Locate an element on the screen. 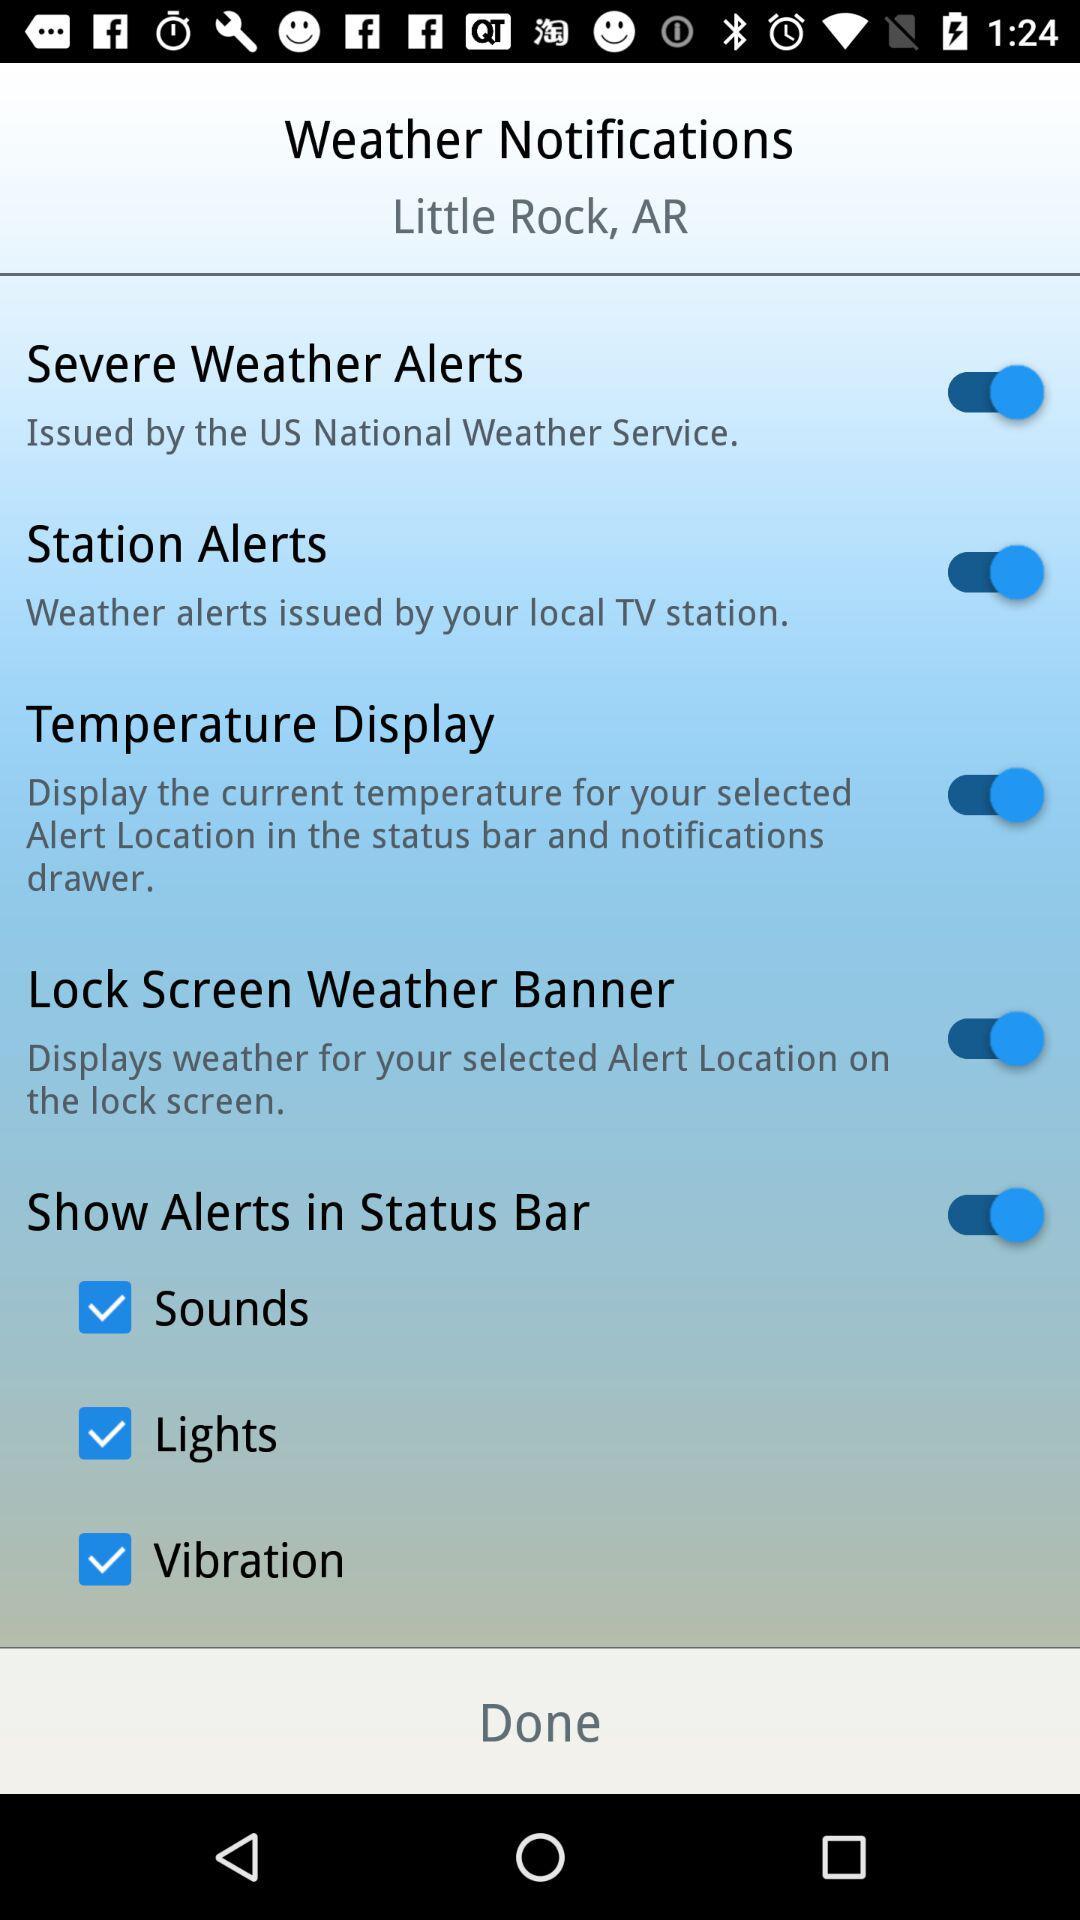 This screenshot has height=1920, width=1080. the displays weather for item is located at coordinates (461, 1077).